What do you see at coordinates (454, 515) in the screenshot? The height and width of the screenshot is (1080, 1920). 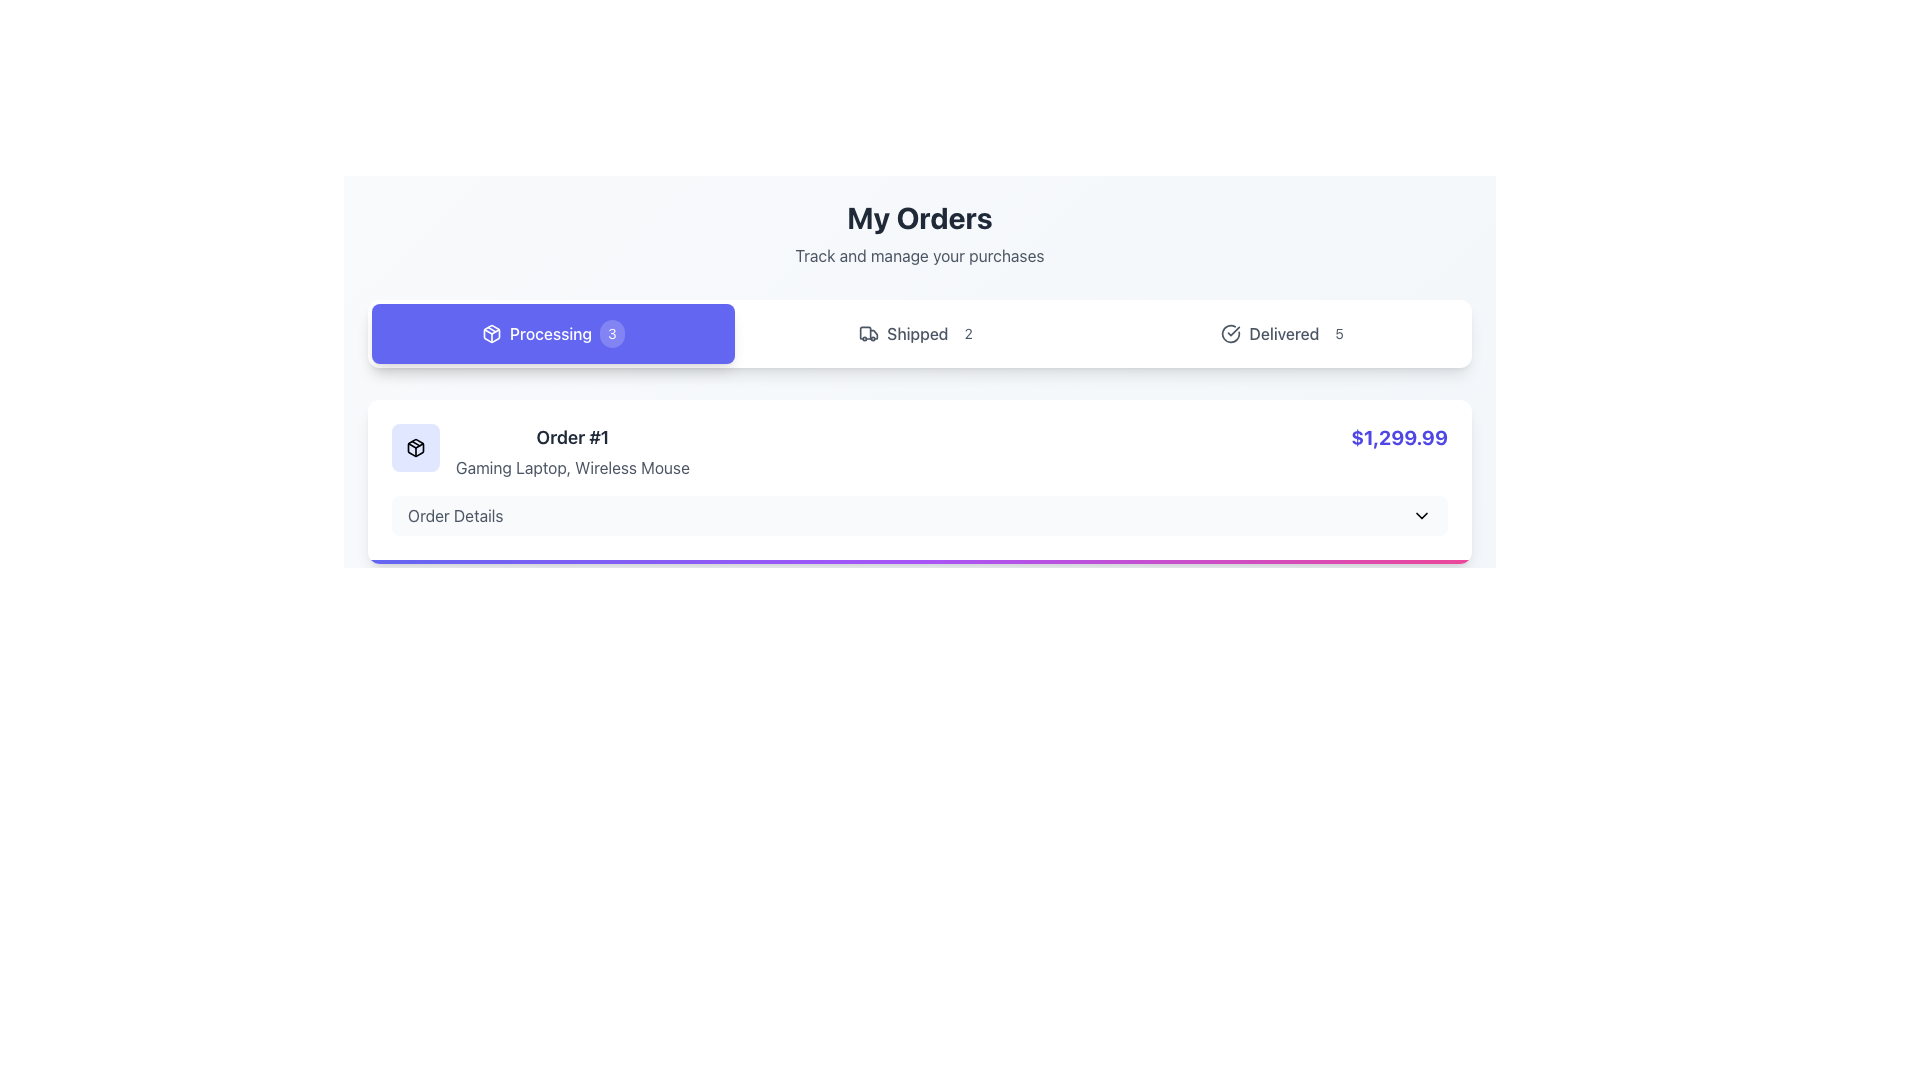 I see `text content of the static label indicating further information associated with the 'Order Details' section, located to the left of a drop-down menu icon` at bounding box center [454, 515].